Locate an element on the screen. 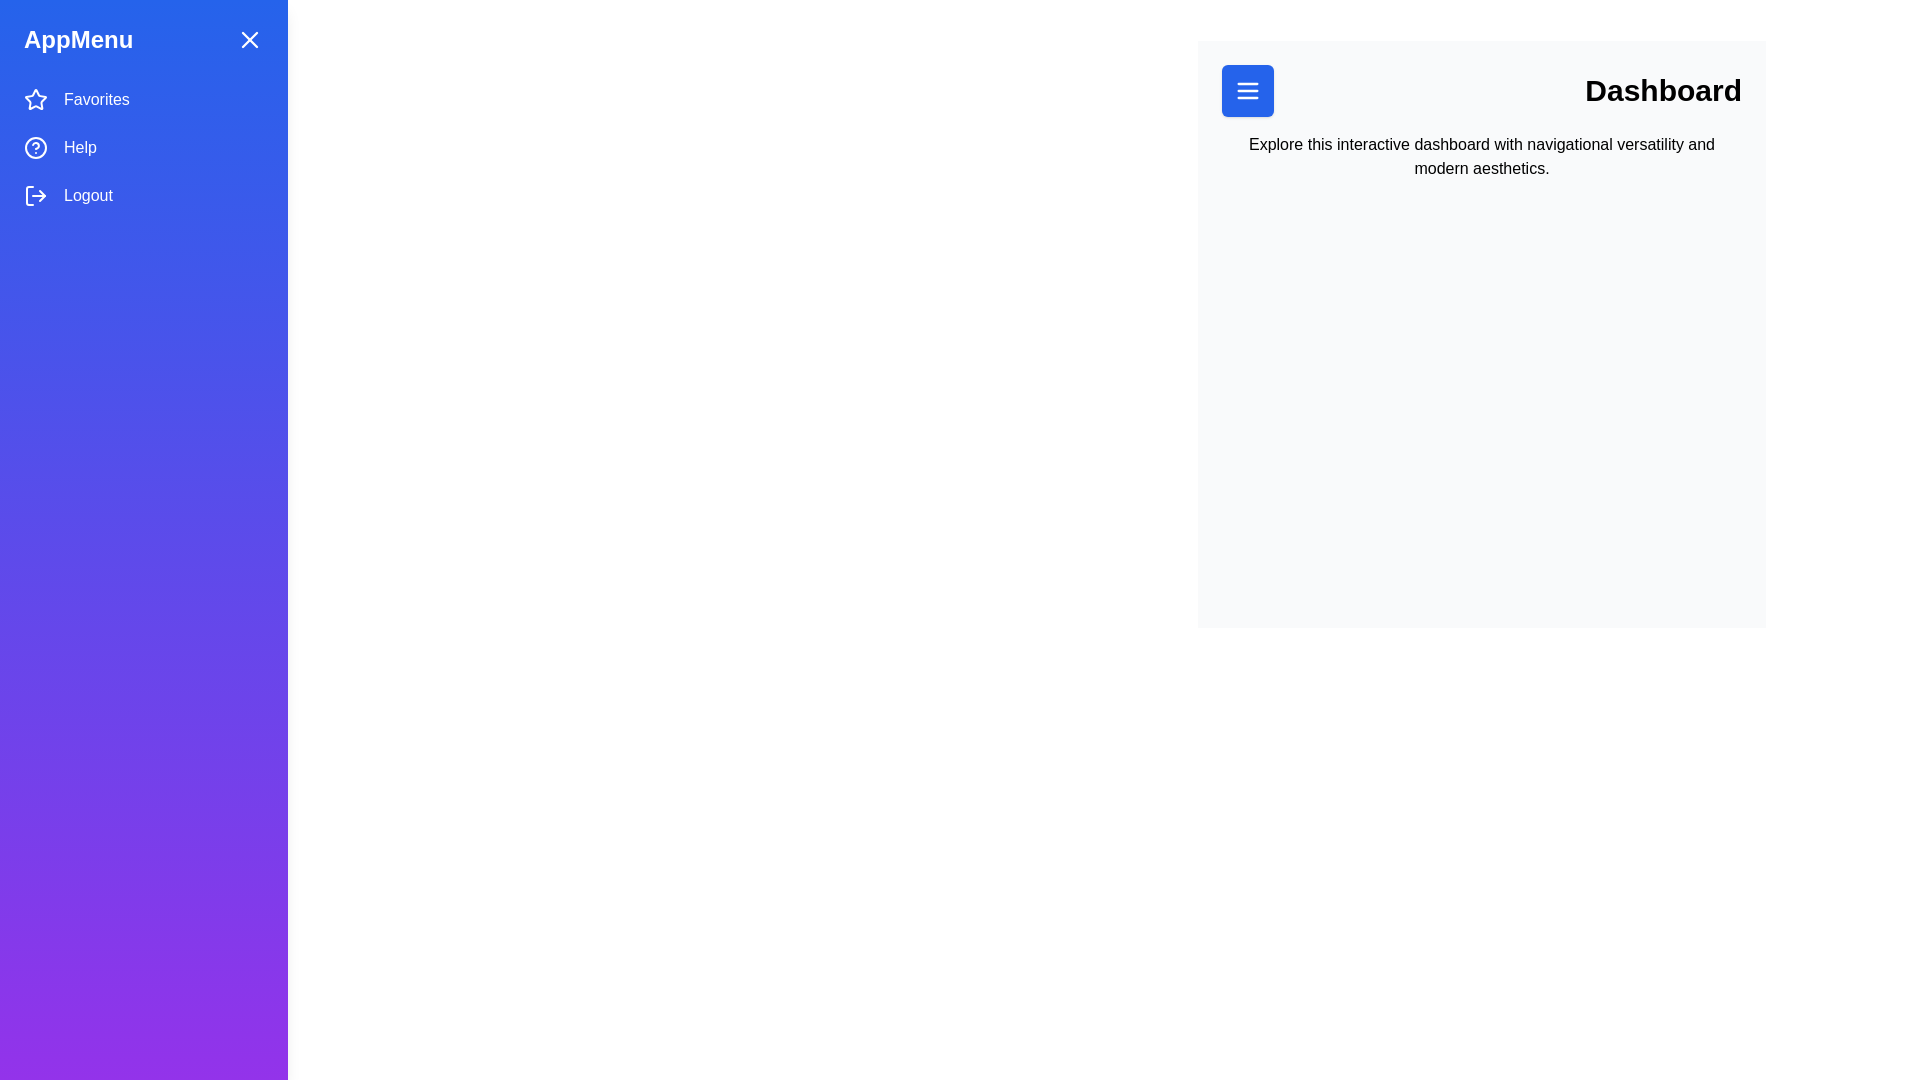  the non-interactive text label that serves as the title of the sidebar menu, located at the top left corner of the sidebar layout is located at coordinates (78, 39).